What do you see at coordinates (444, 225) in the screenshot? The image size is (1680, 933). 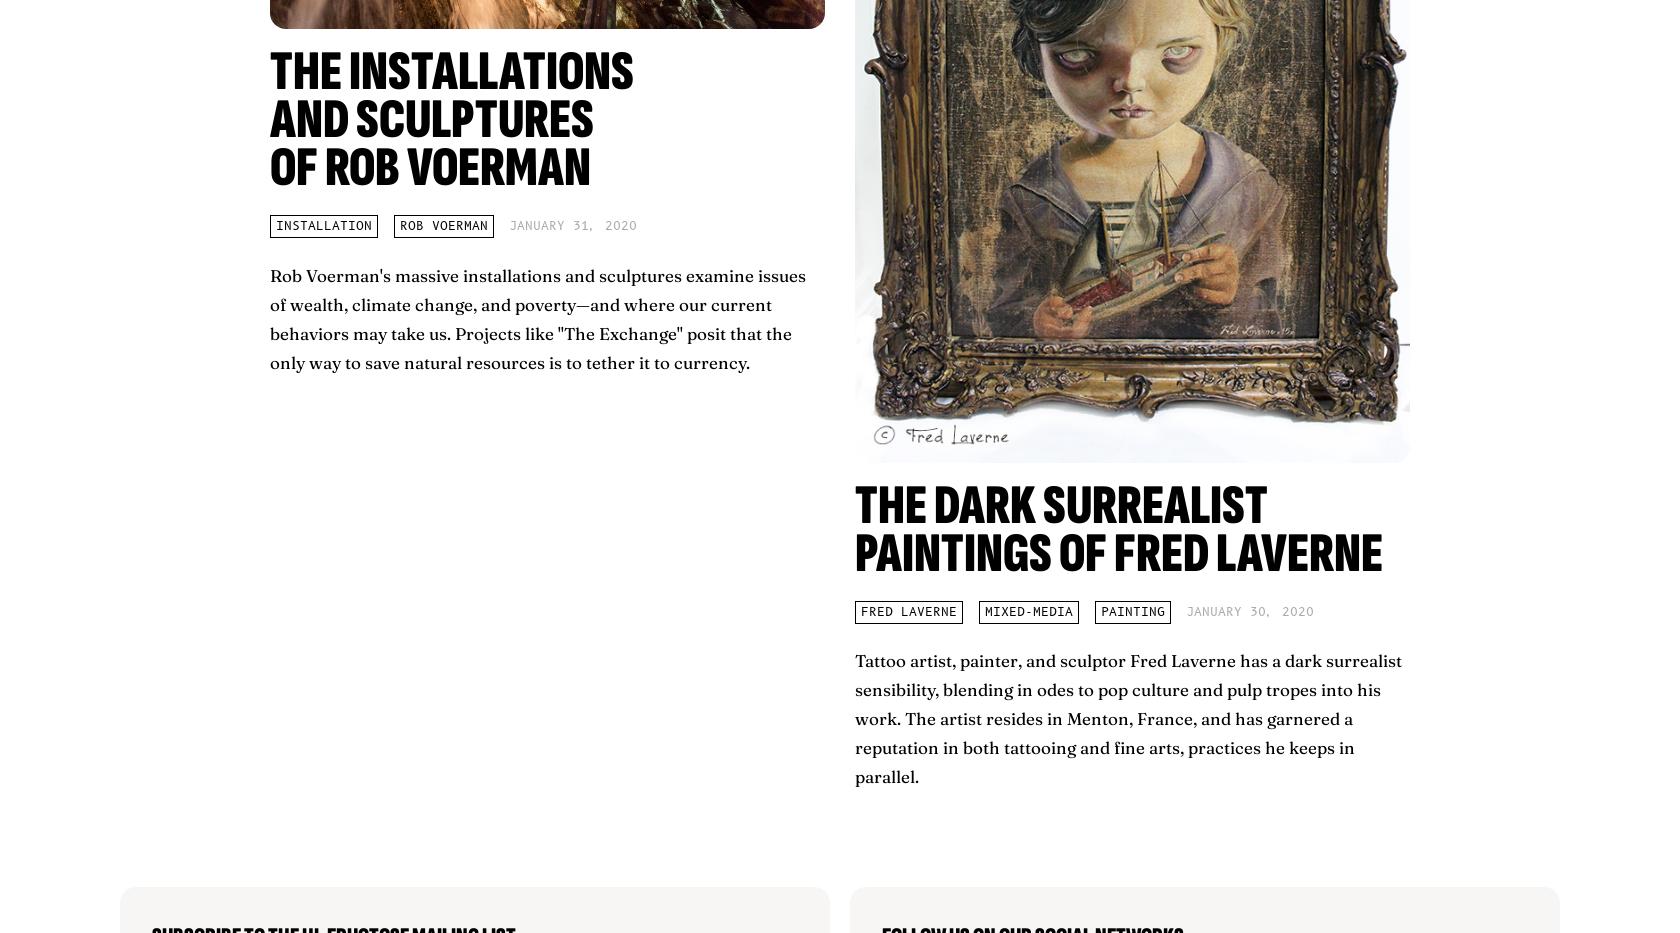 I see `'Rob Voerman'` at bounding box center [444, 225].